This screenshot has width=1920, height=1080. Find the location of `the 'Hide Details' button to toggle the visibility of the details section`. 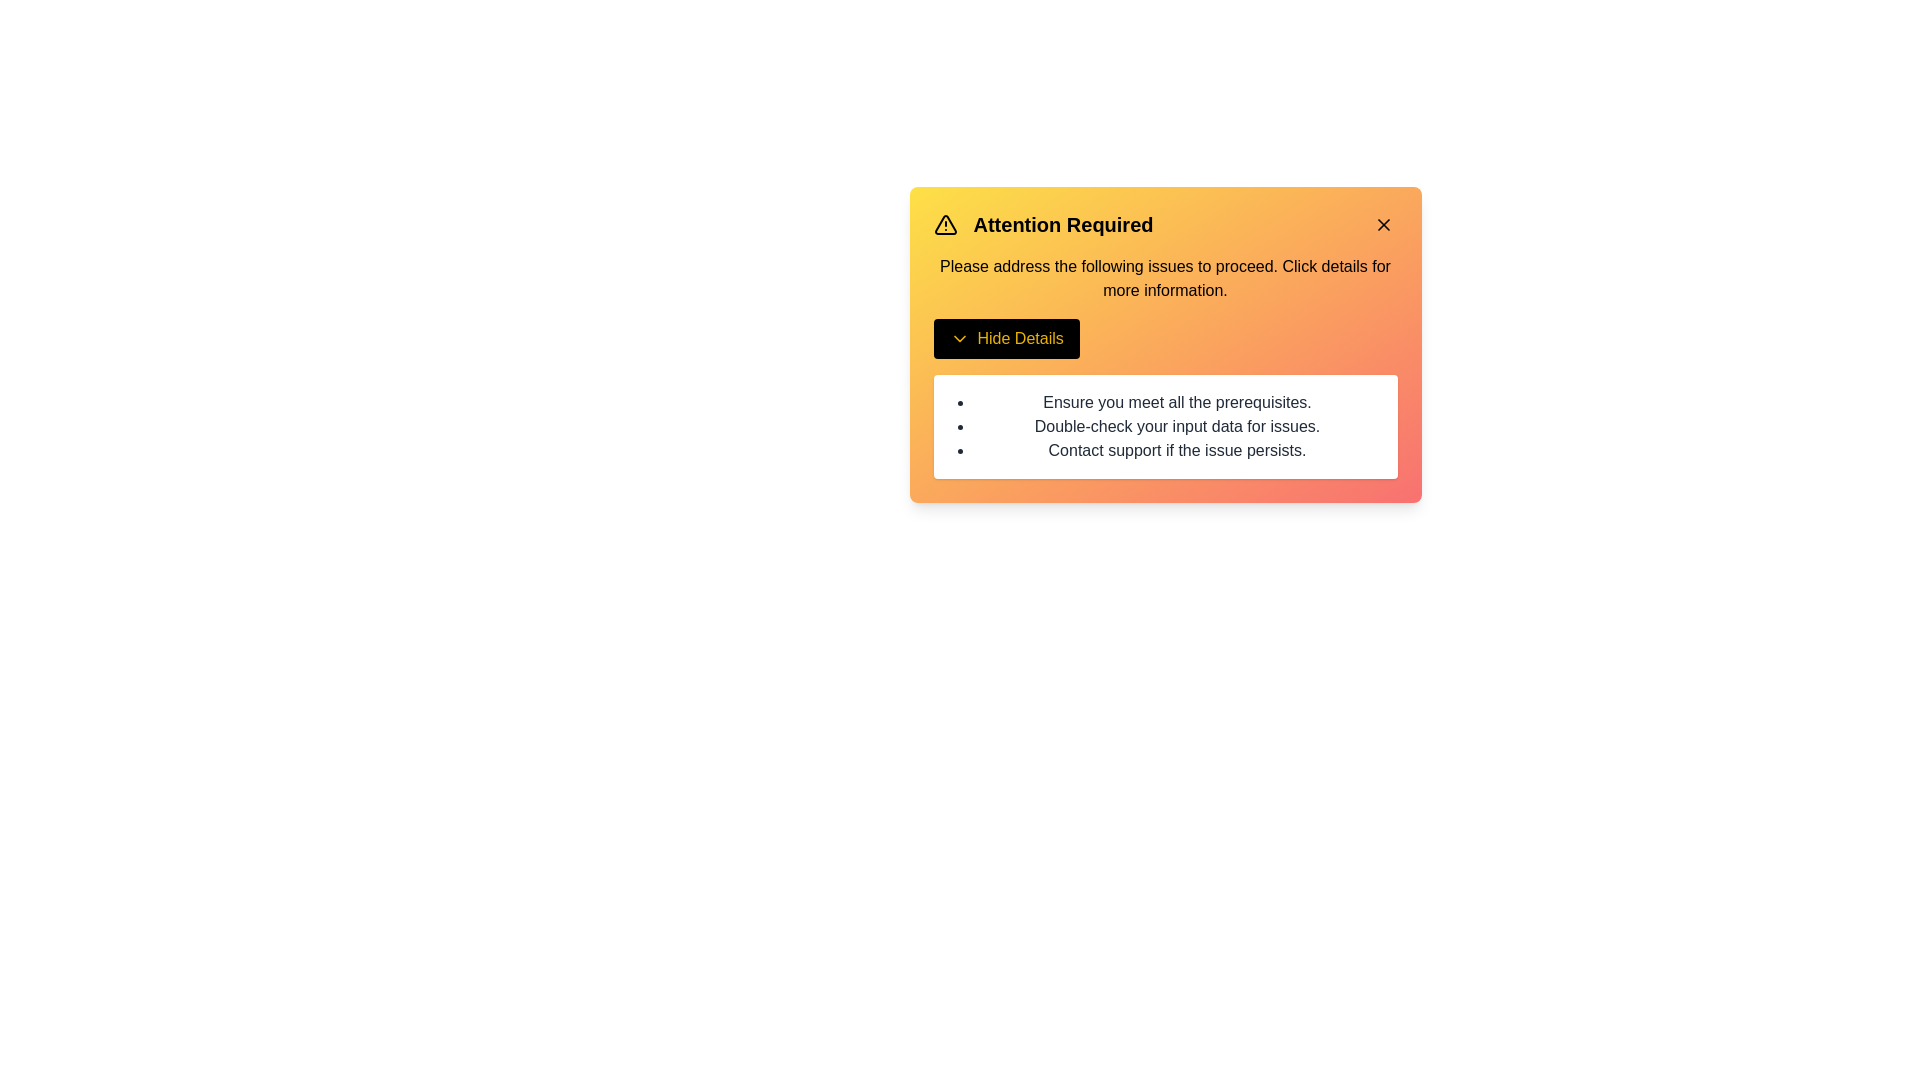

the 'Hide Details' button to toggle the visibility of the details section is located at coordinates (1006, 338).